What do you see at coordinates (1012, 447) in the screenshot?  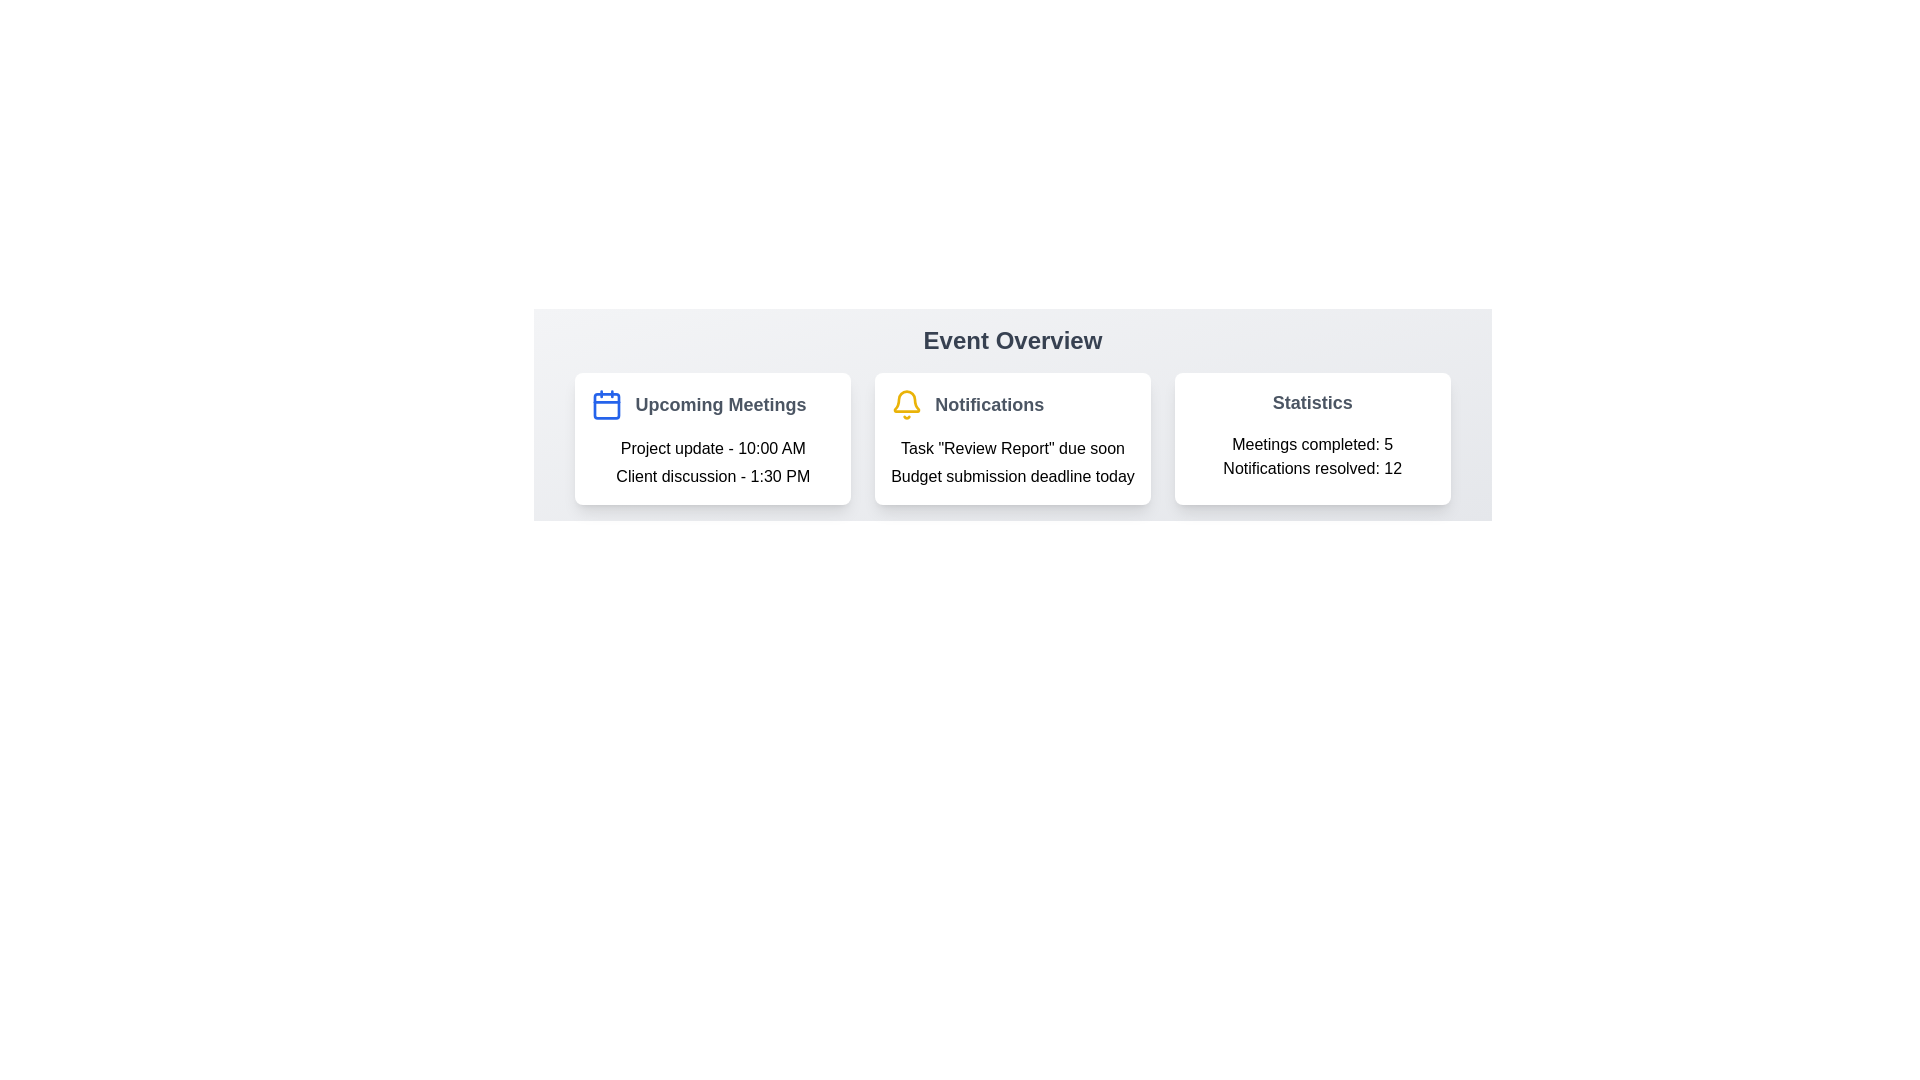 I see `the notification for the 'Review Report' task displayed in the 'Notifications' box, which is the first item in the notifications section` at bounding box center [1012, 447].